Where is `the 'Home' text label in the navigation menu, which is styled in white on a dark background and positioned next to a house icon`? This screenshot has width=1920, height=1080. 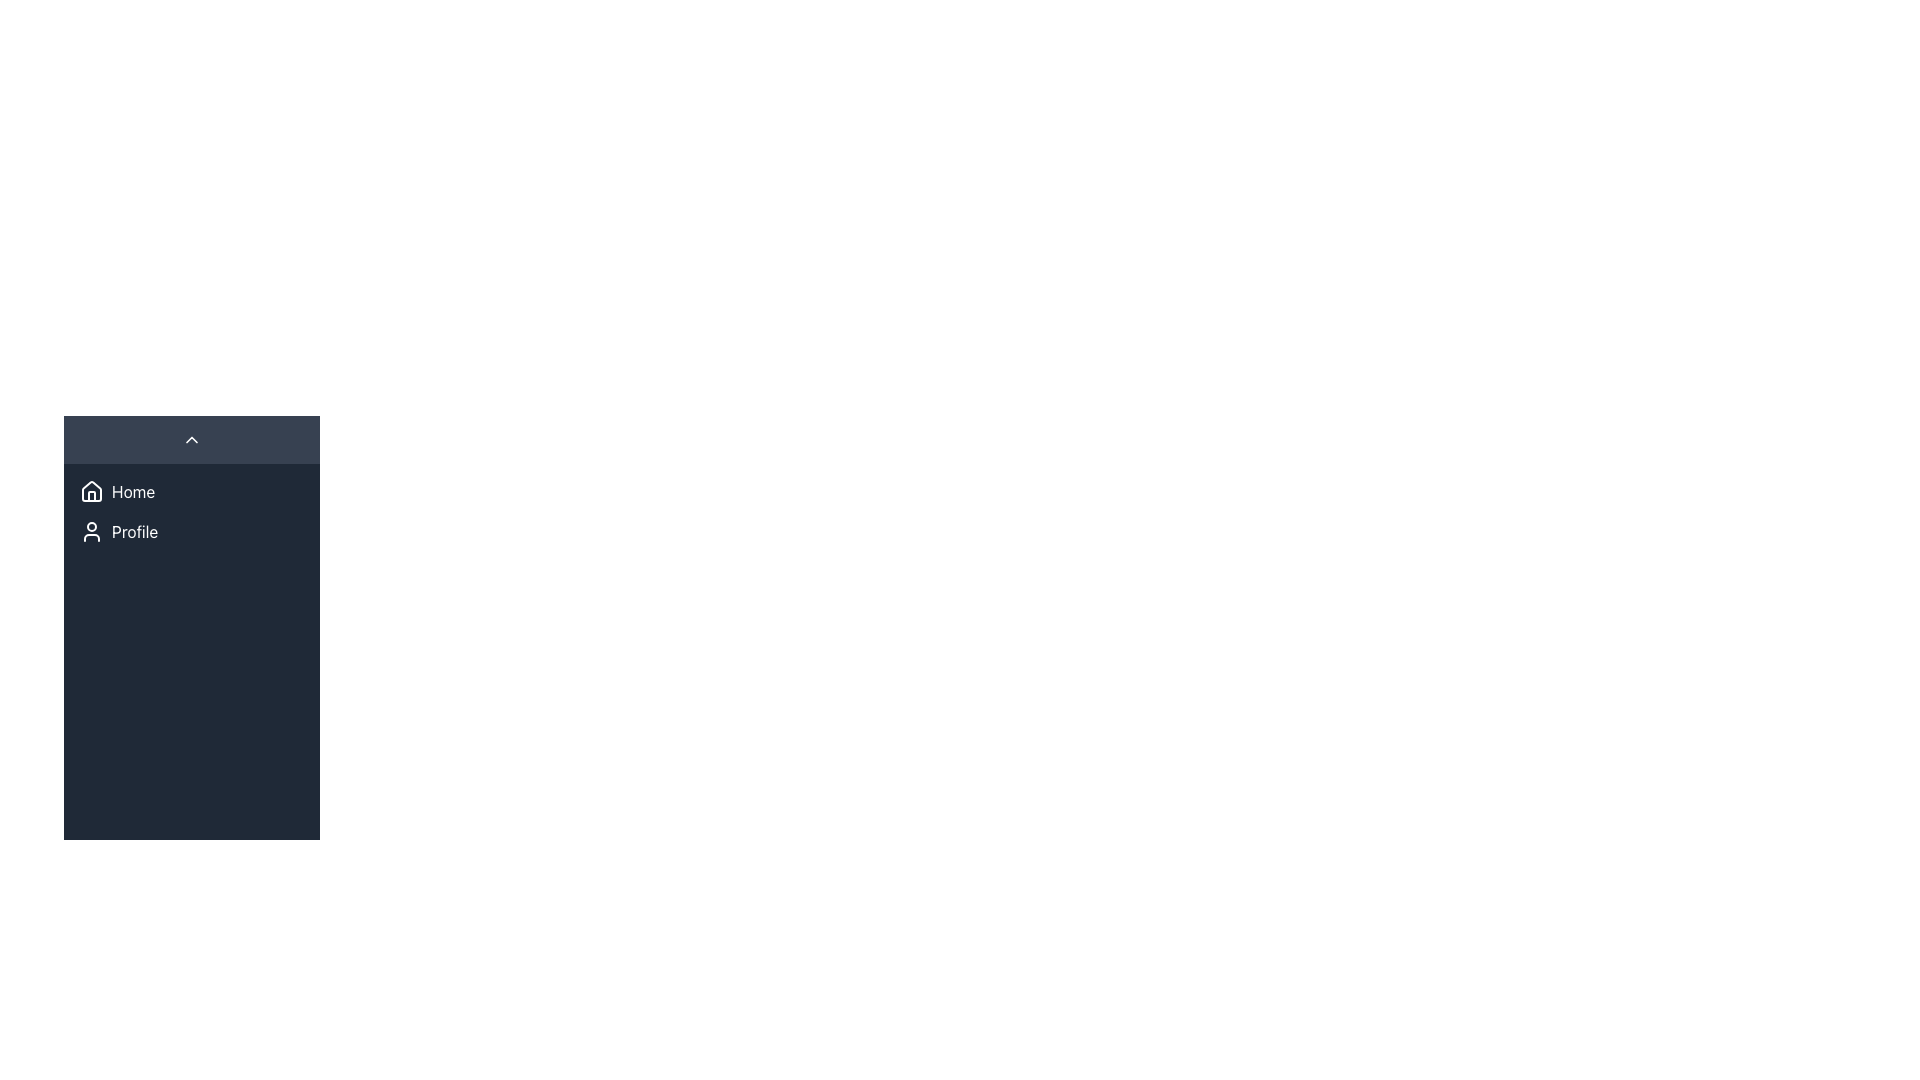
the 'Home' text label in the navigation menu, which is styled in white on a dark background and positioned next to a house icon is located at coordinates (132, 492).